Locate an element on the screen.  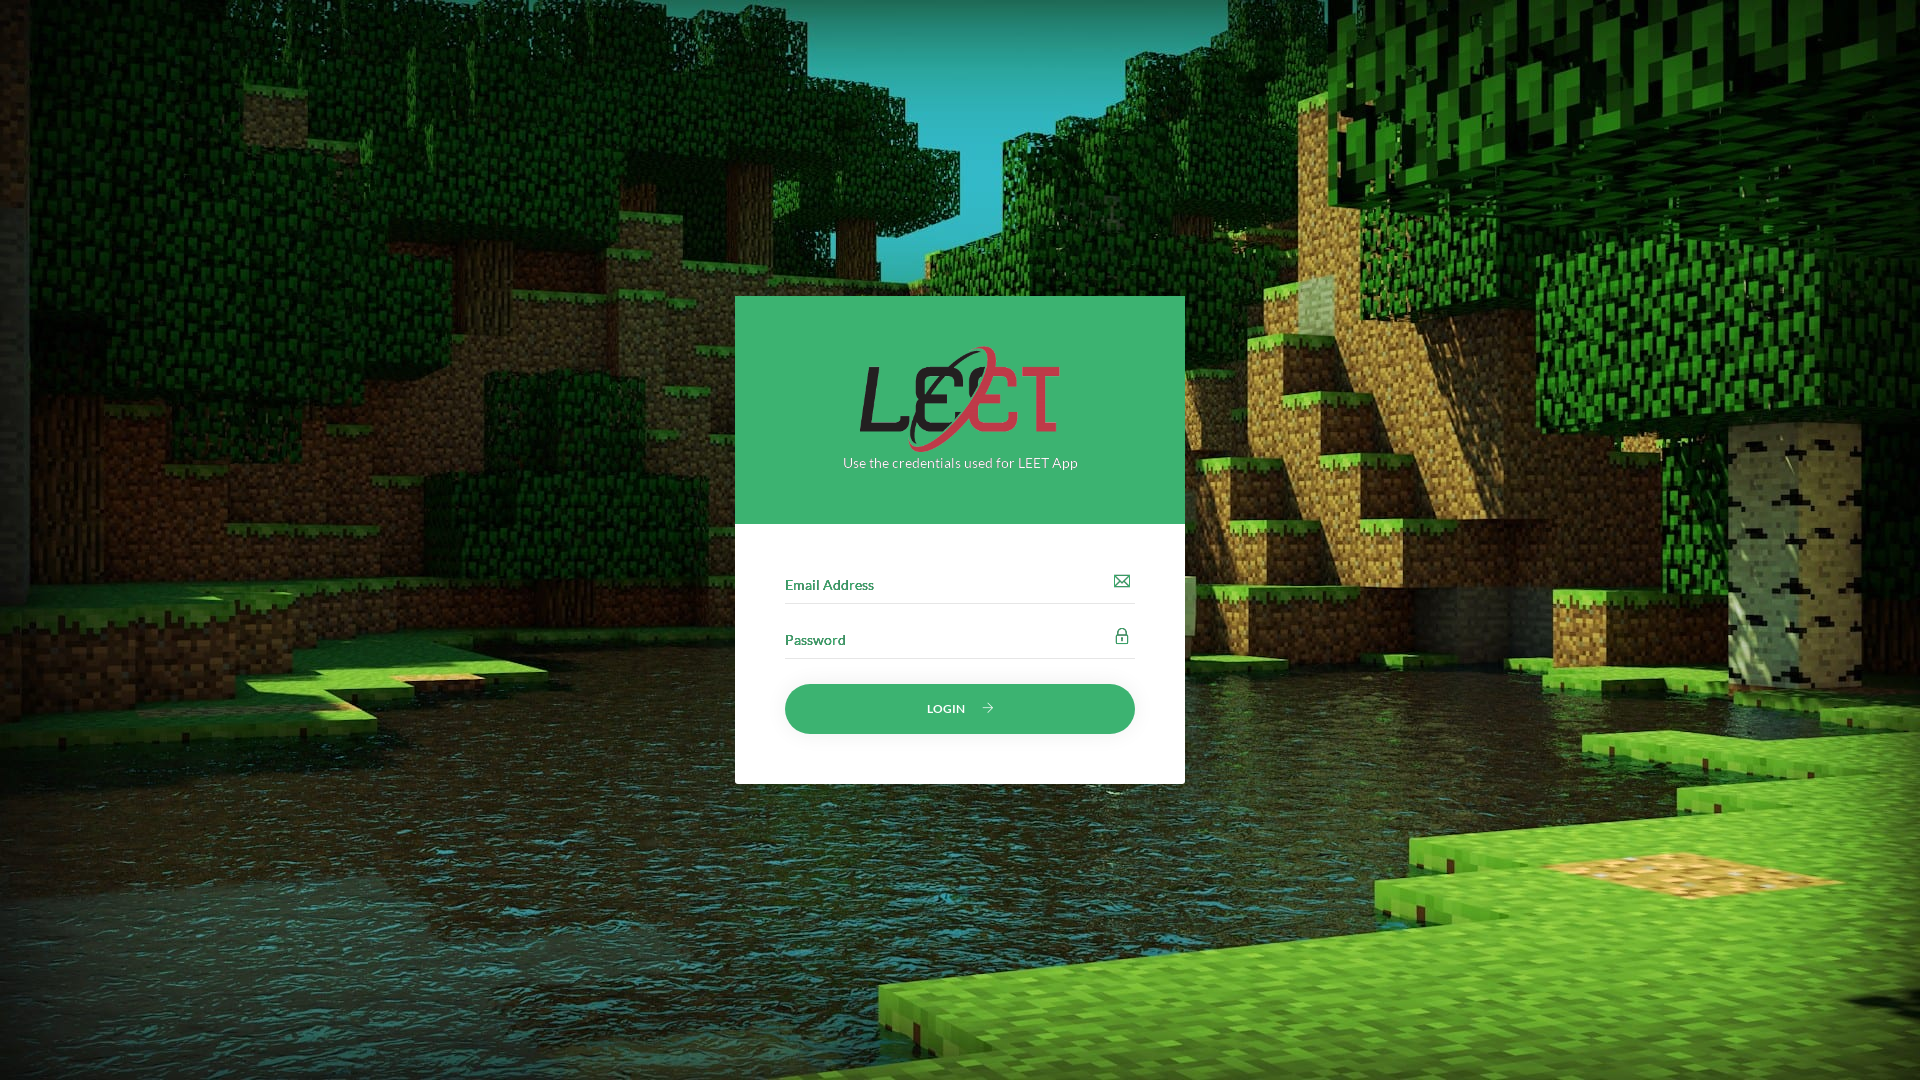
'LOGIN' is located at coordinates (960, 708).